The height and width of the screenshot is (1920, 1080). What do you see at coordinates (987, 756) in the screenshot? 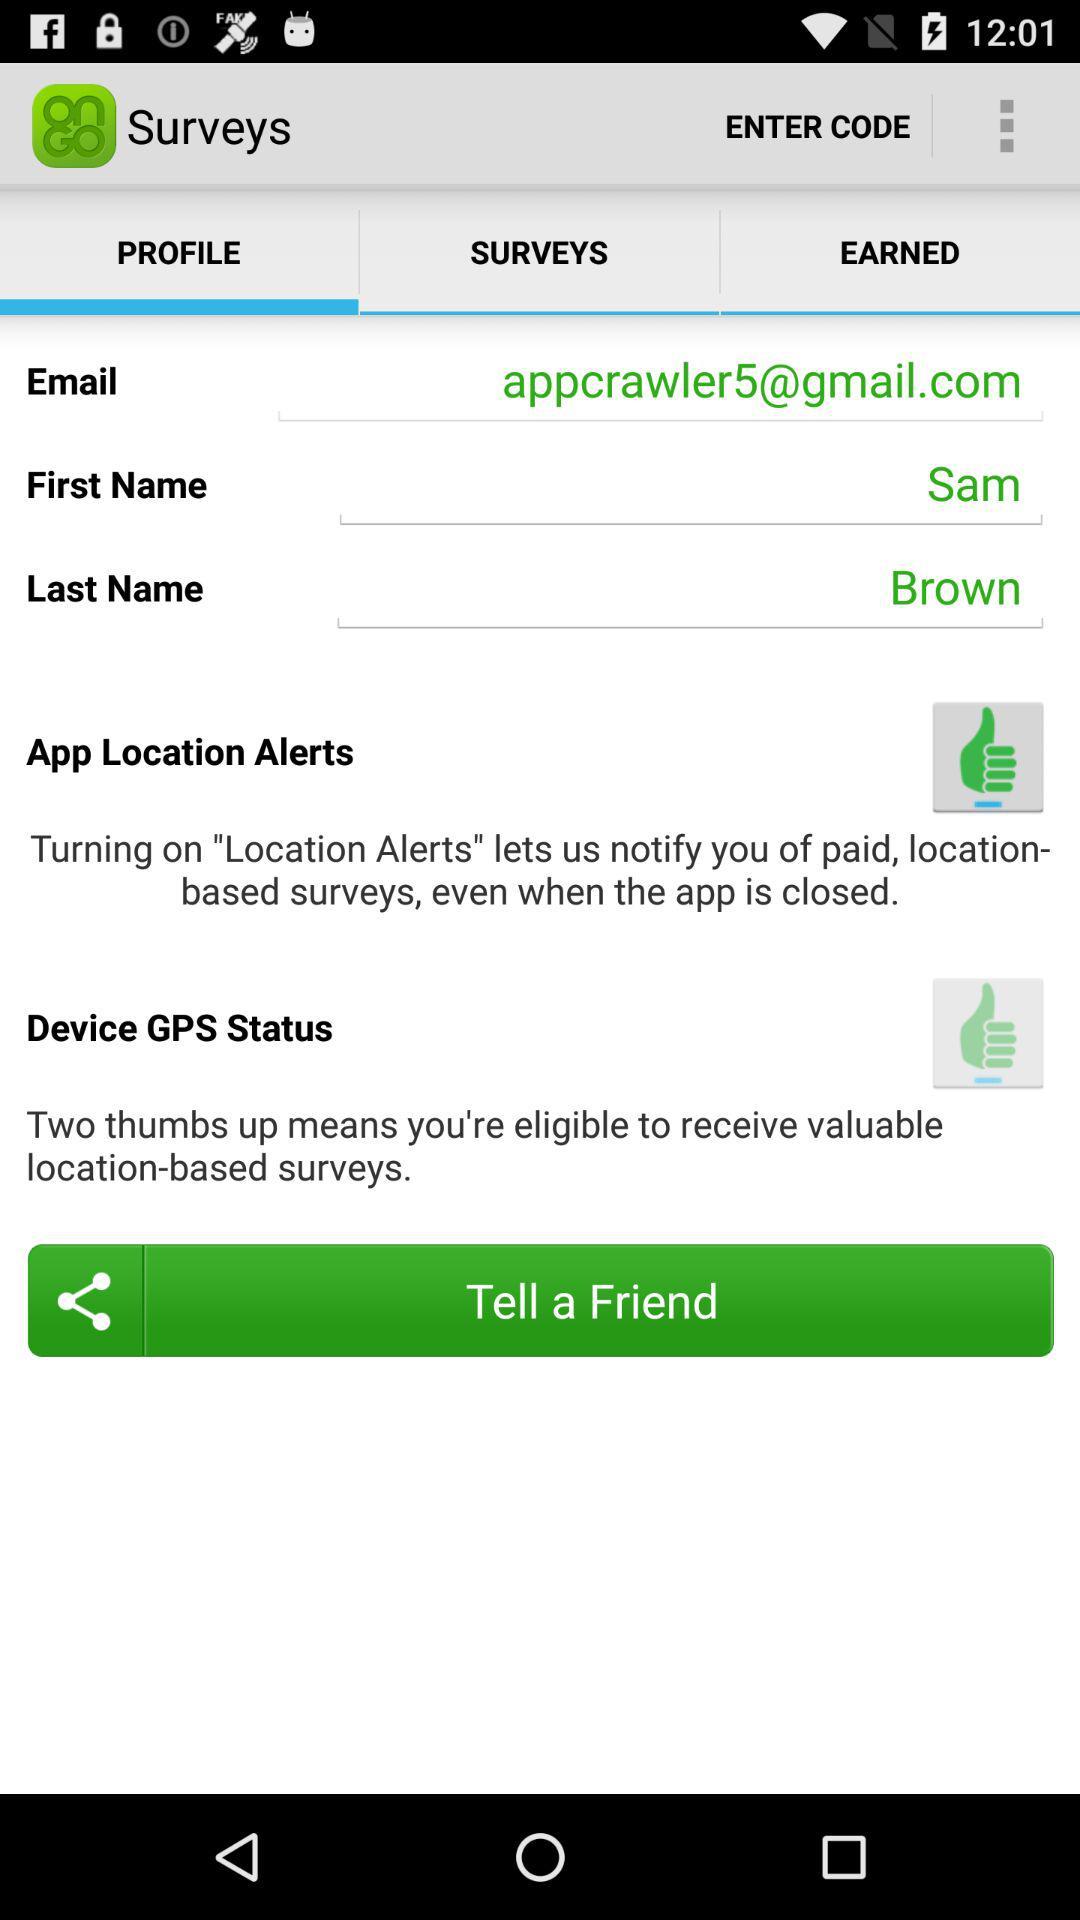
I see `accept location alerts` at bounding box center [987, 756].